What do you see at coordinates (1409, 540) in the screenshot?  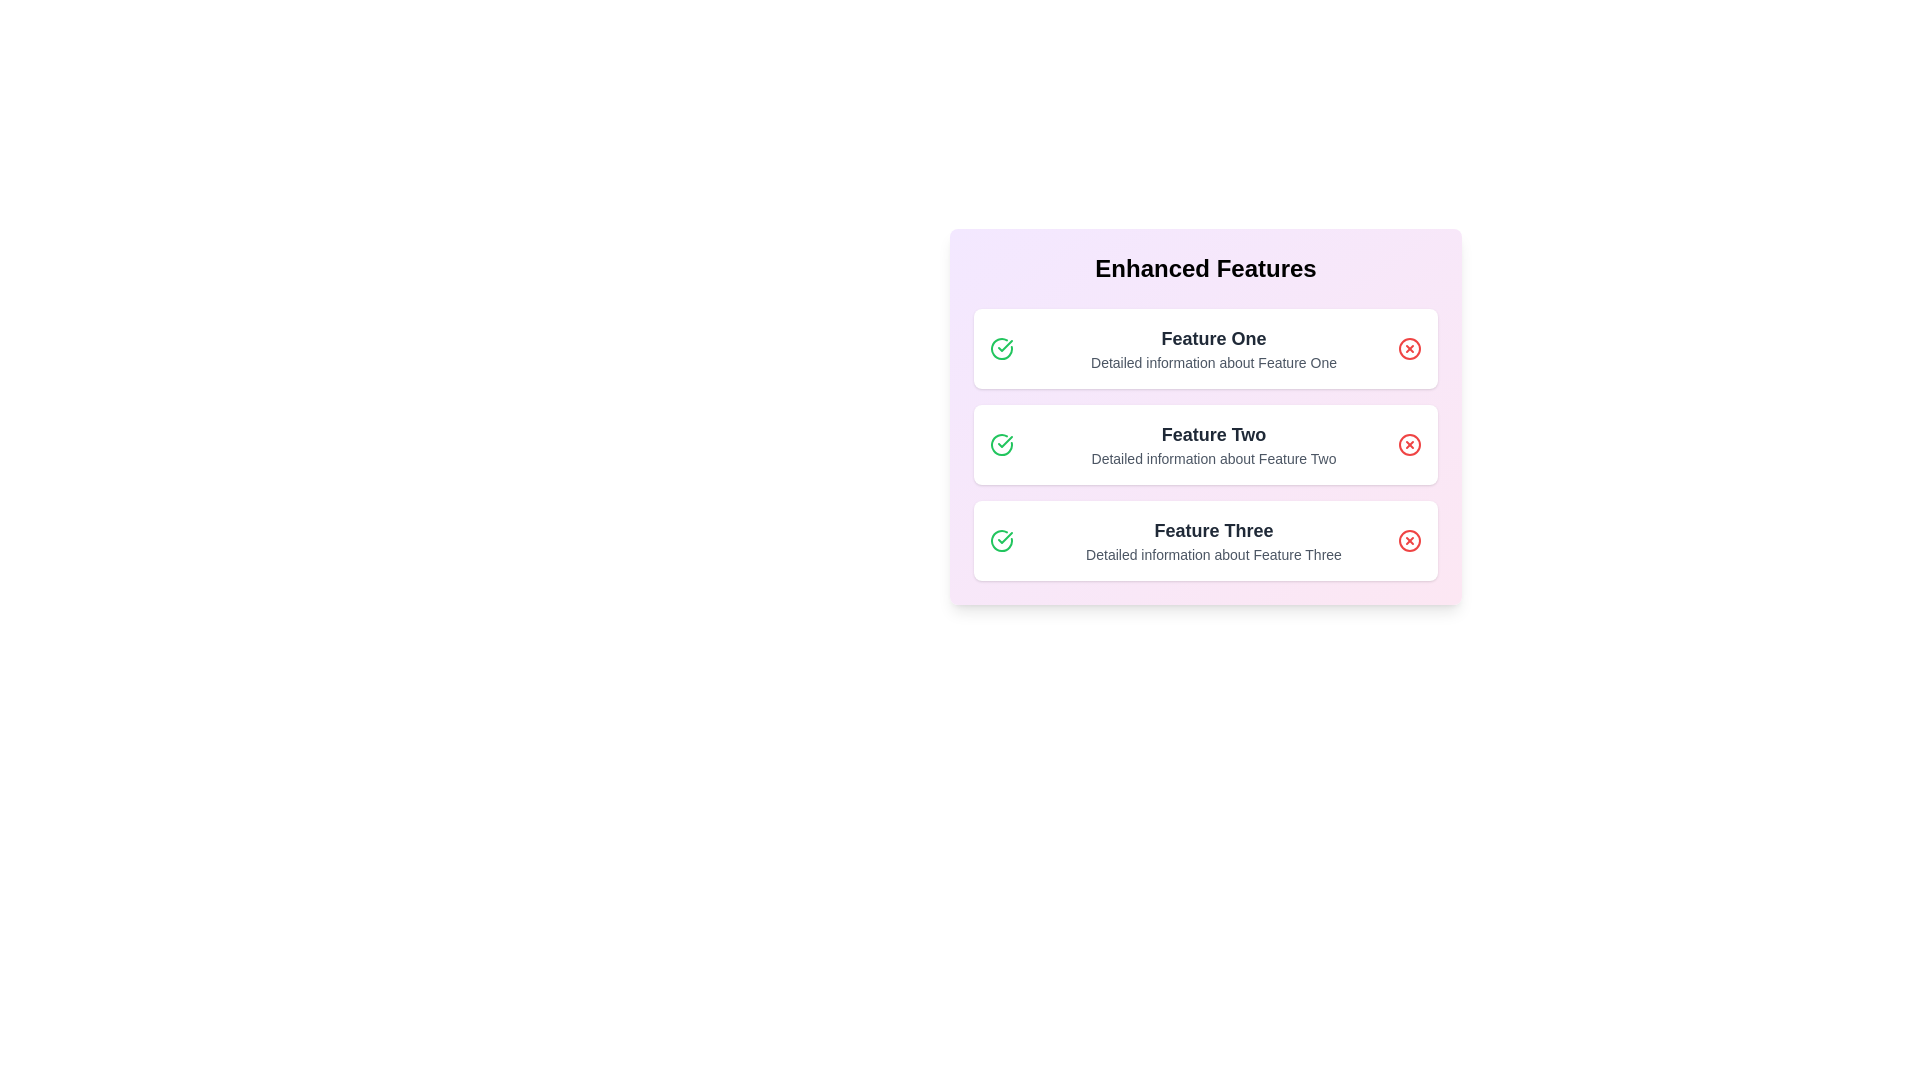 I see `the remove button for the feature identified by Feature Three` at bounding box center [1409, 540].